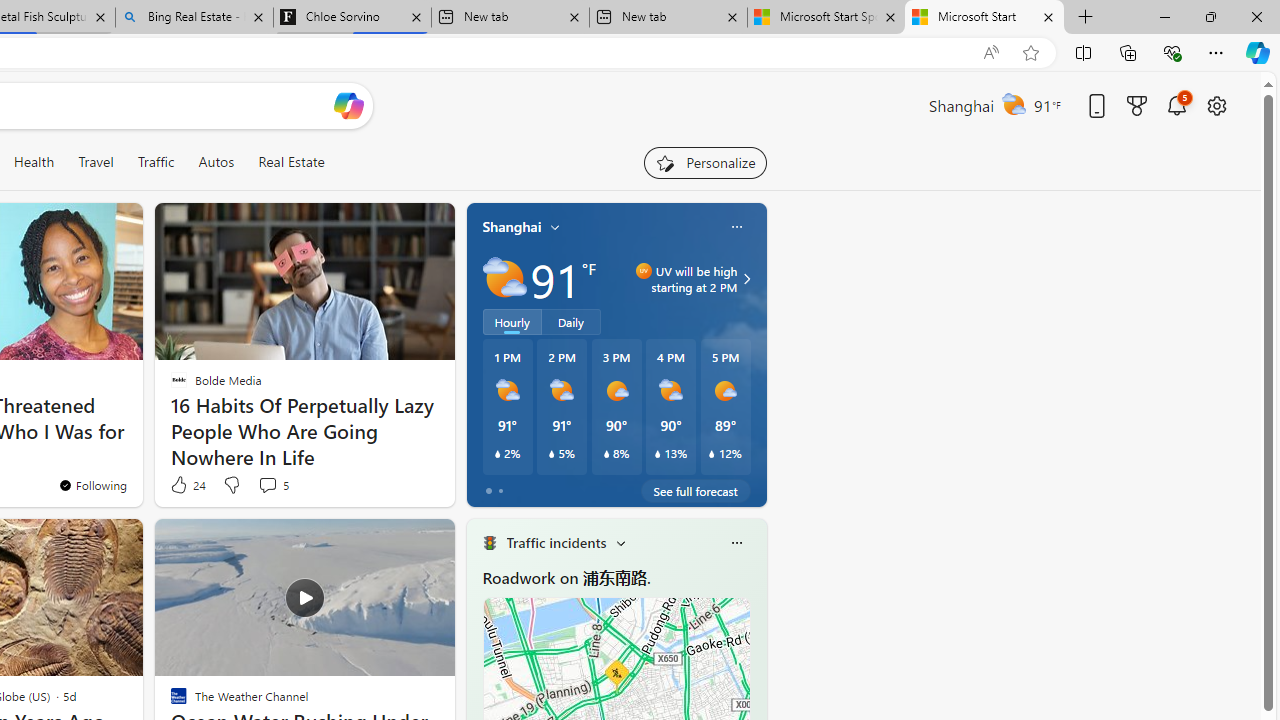 This screenshot has height=720, width=1280. Describe the element at coordinates (352, 17) in the screenshot. I see `'Chloe Sorvino'` at that location.